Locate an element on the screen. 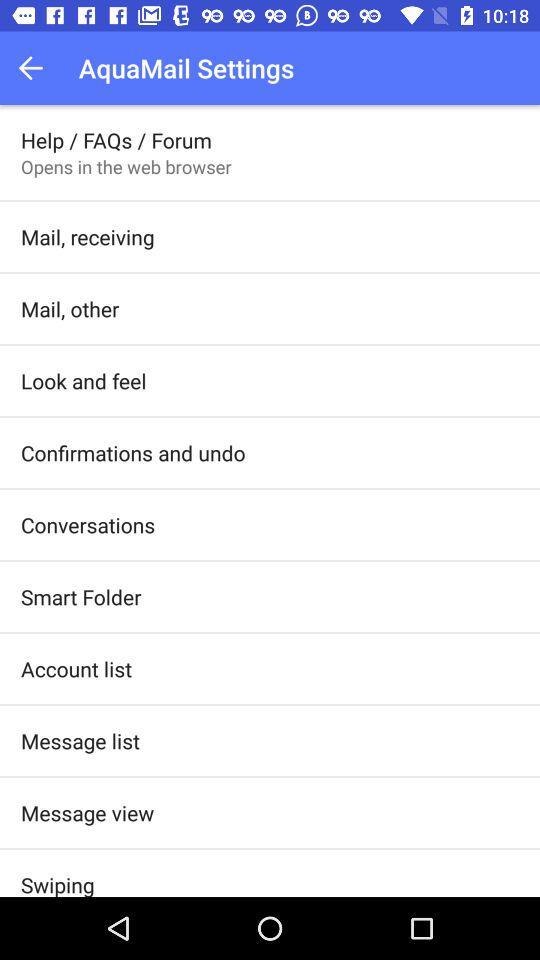 The height and width of the screenshot is (960, 540). item below account list is located at coordinates (79, 740).